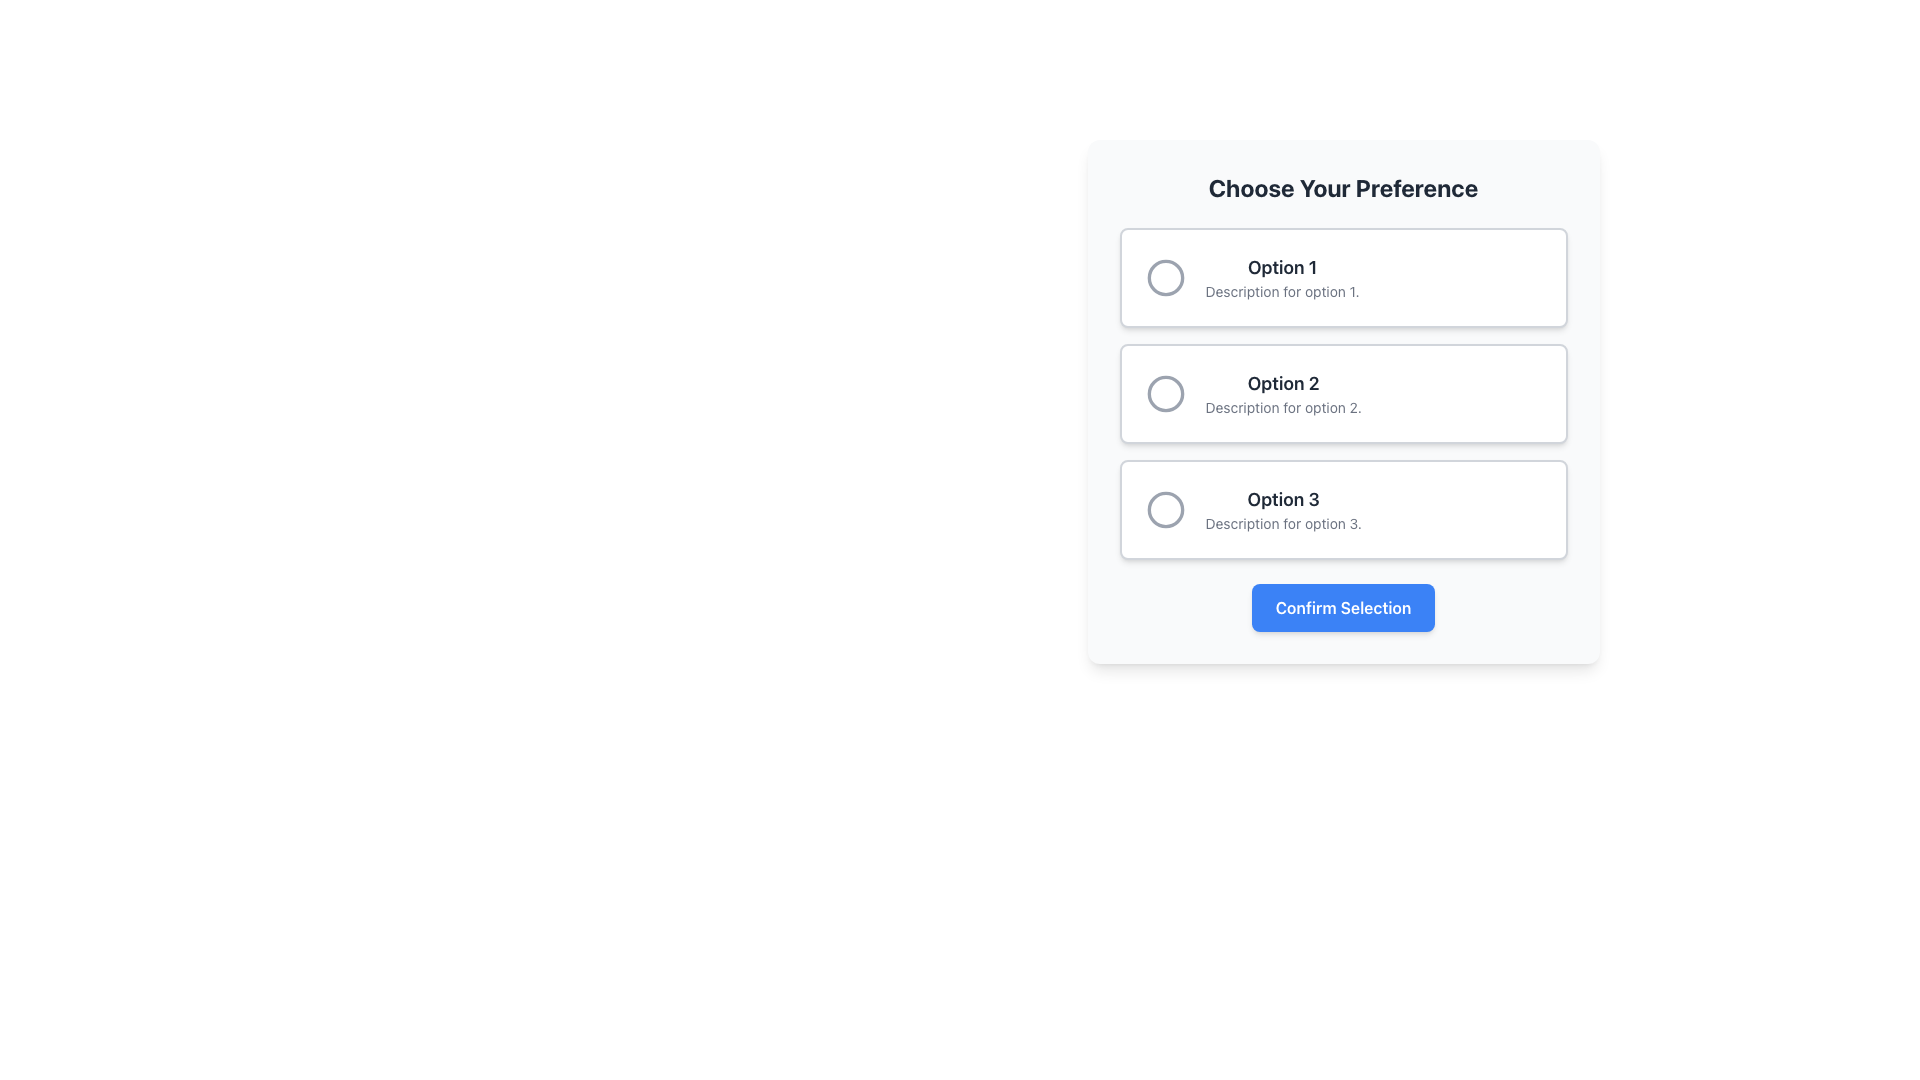 The height and width of the screenshot is (1080, 1920). Describe the element at coordinates (1283, 508) in the screenshot. I see `the Text Block that describes the third option in the list of selectable items, positioned below the second option and above the 'Confirm Selection' button` at that location.